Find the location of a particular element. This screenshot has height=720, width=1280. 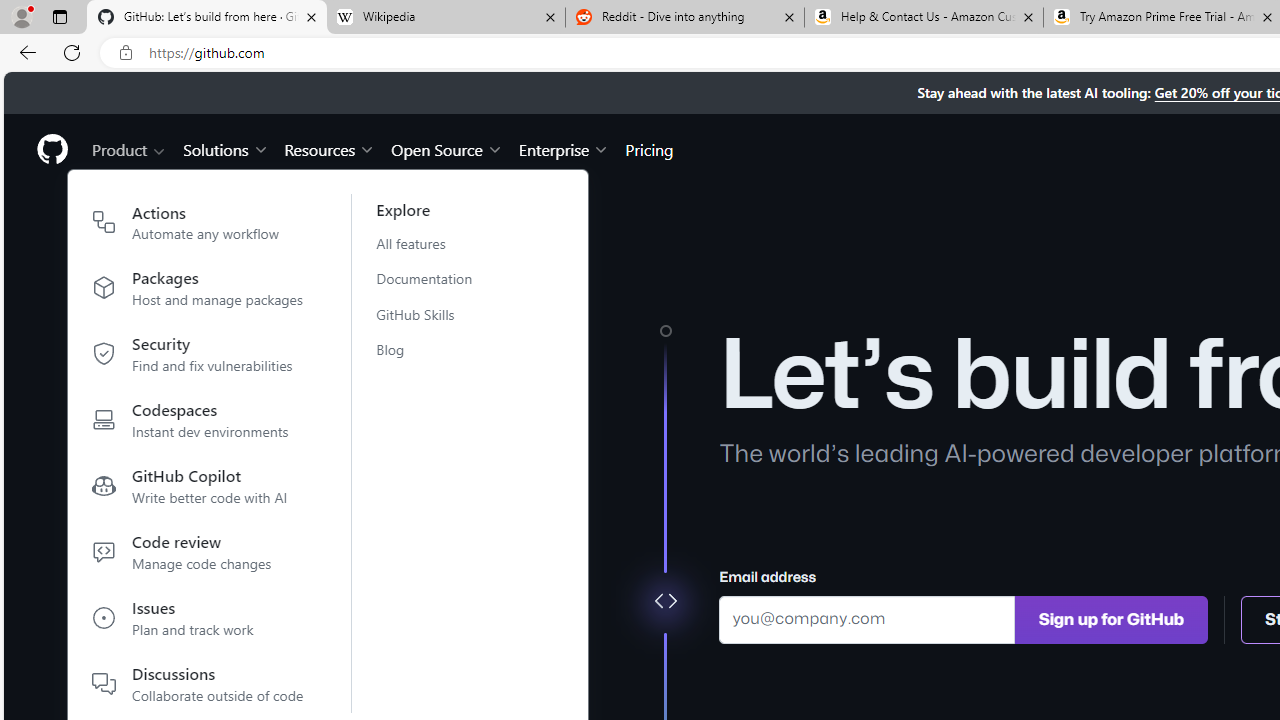

'SecurityFind and fix vulnerabilities' is located at coordinates (198, 357).